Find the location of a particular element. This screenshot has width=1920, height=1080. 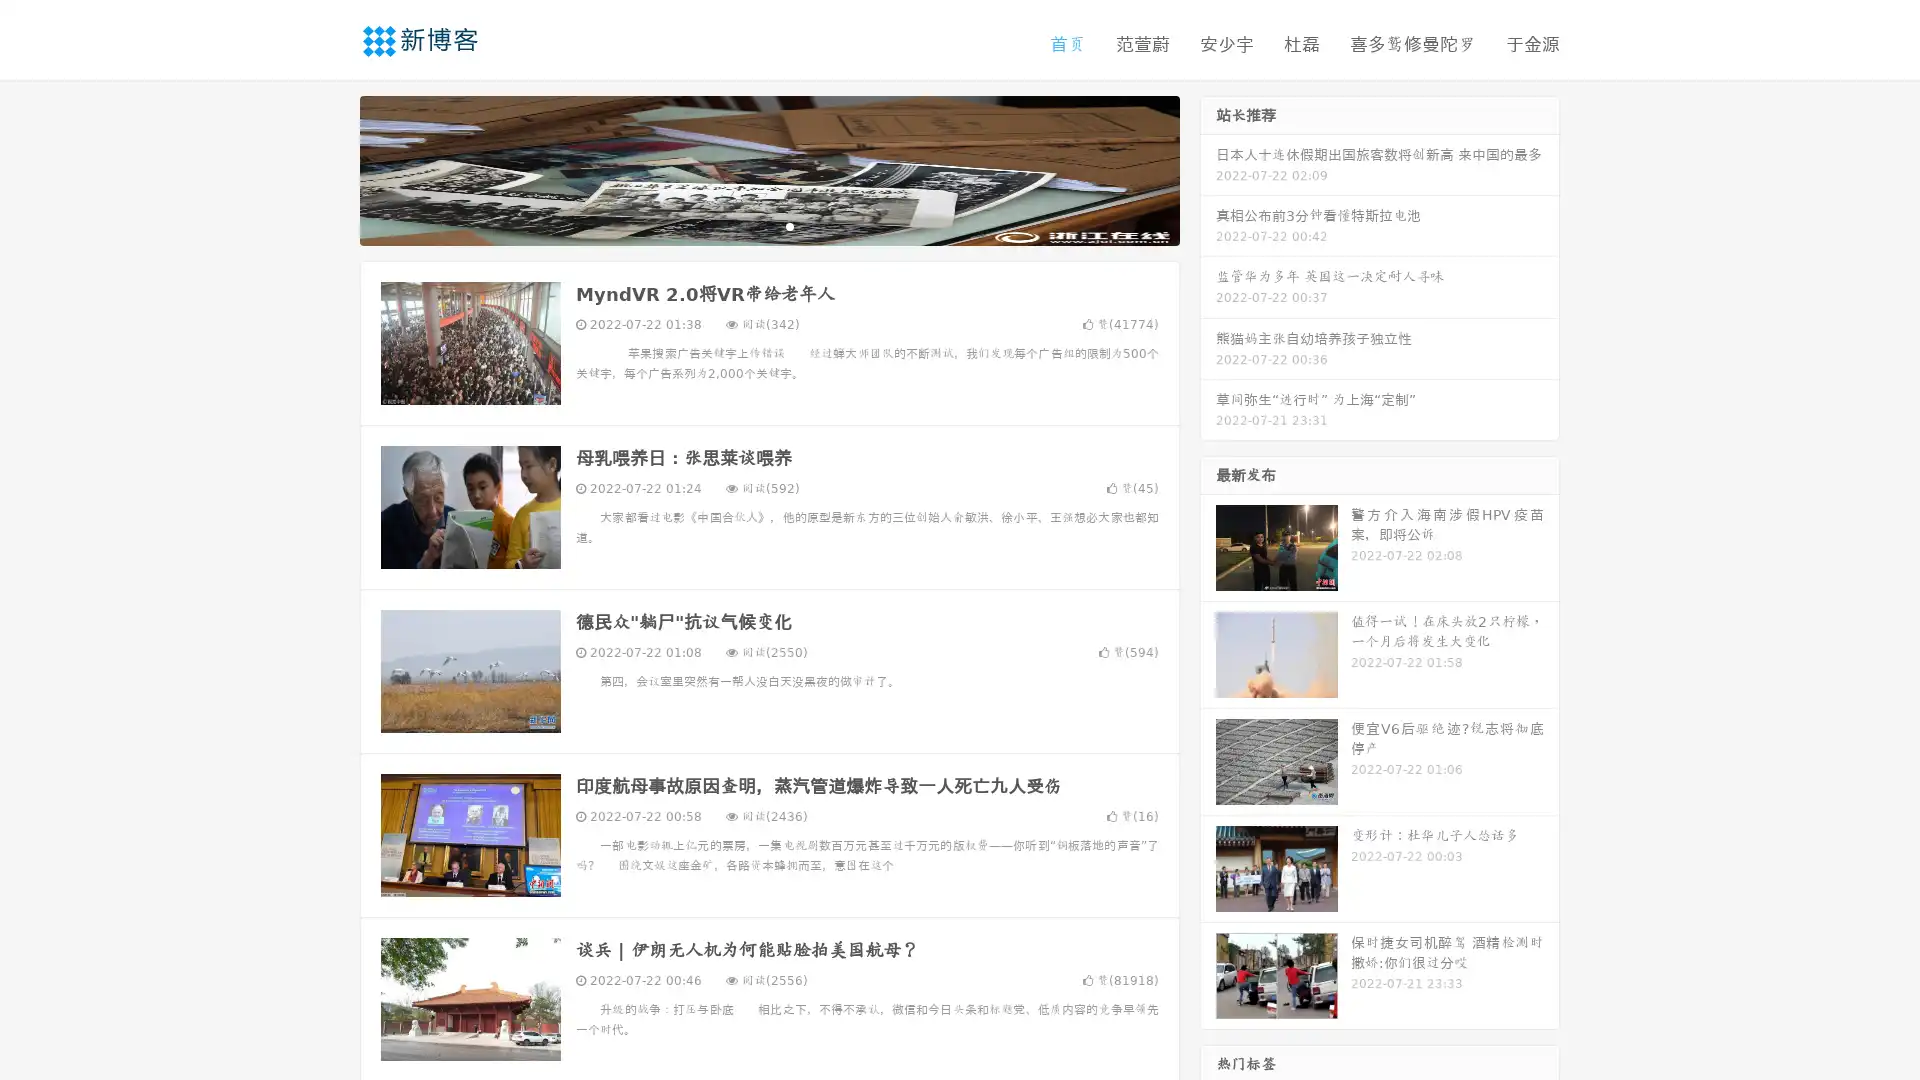

Go to slide 3 is located at coordinates (789, 225).